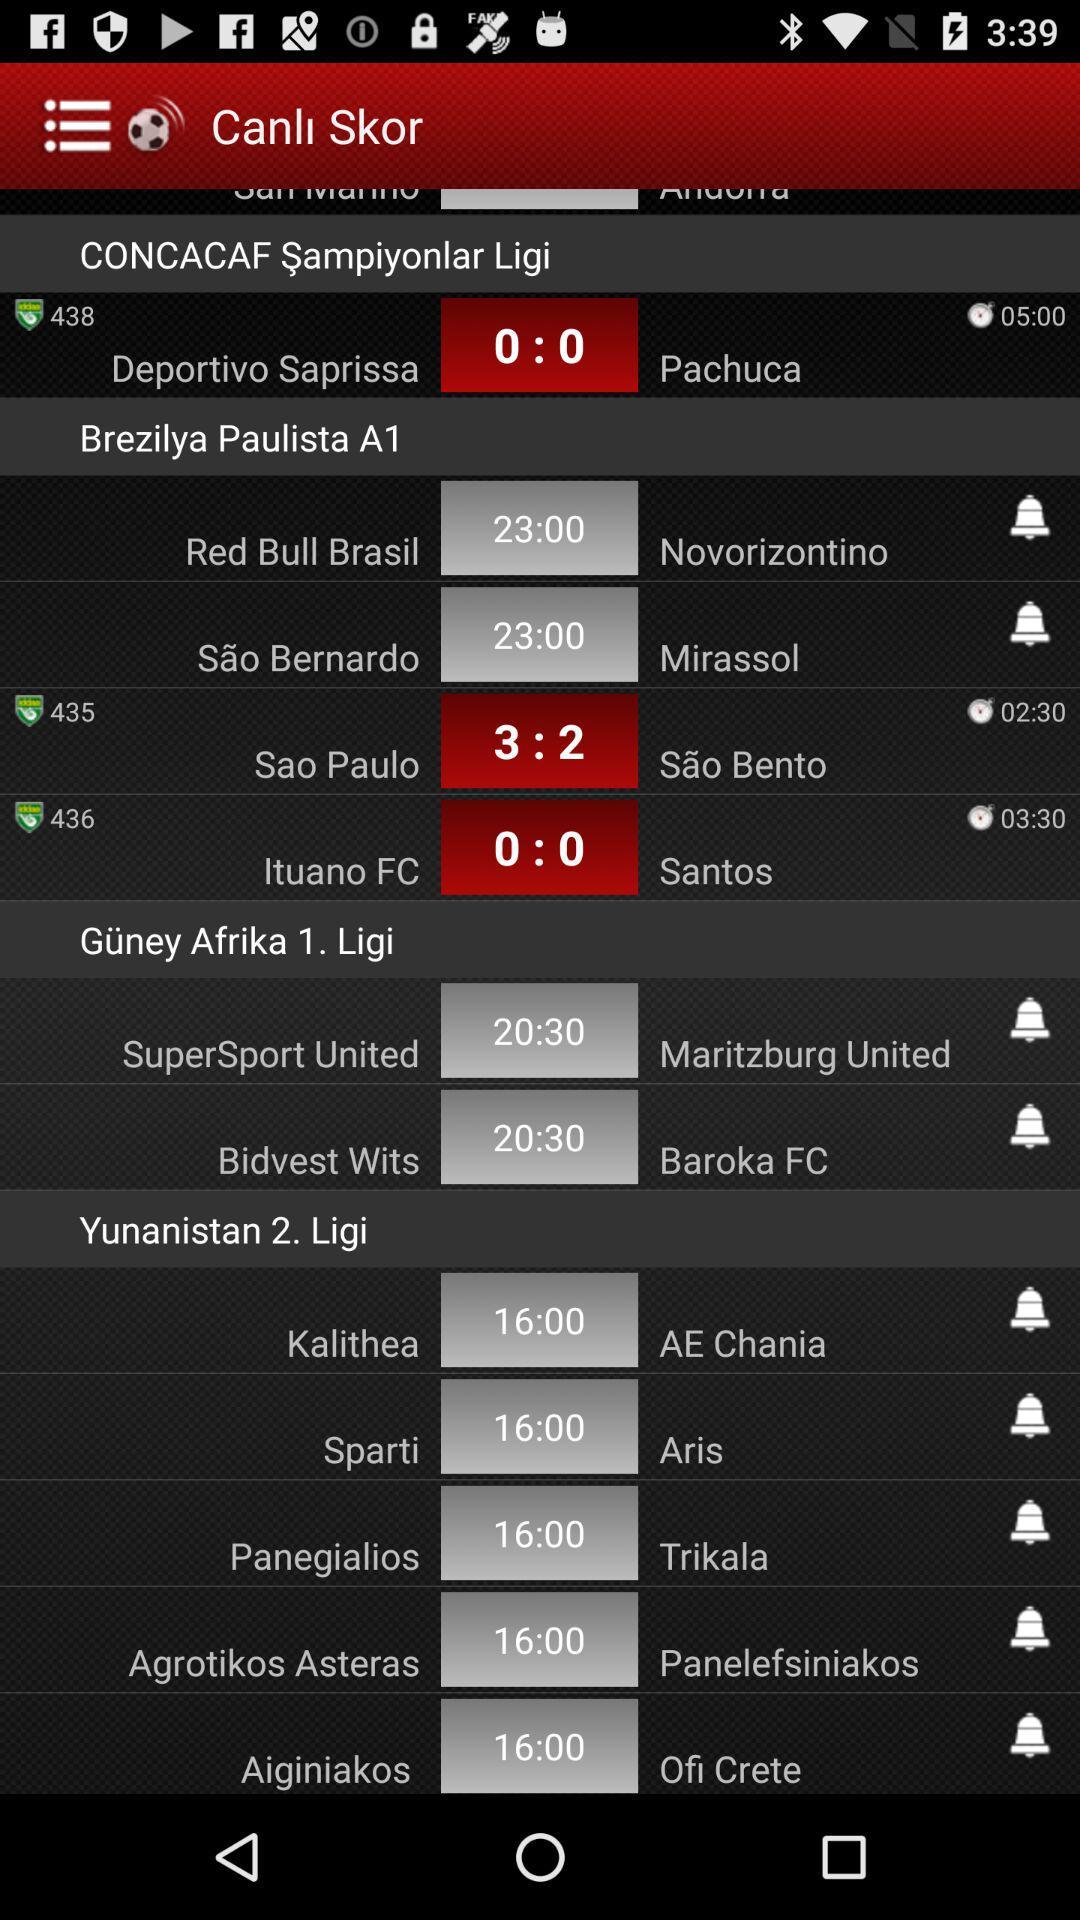 Image resolution: width=1080 pixels, height=1920 pixels. I want to click on set alert button, so click(1029, 623).